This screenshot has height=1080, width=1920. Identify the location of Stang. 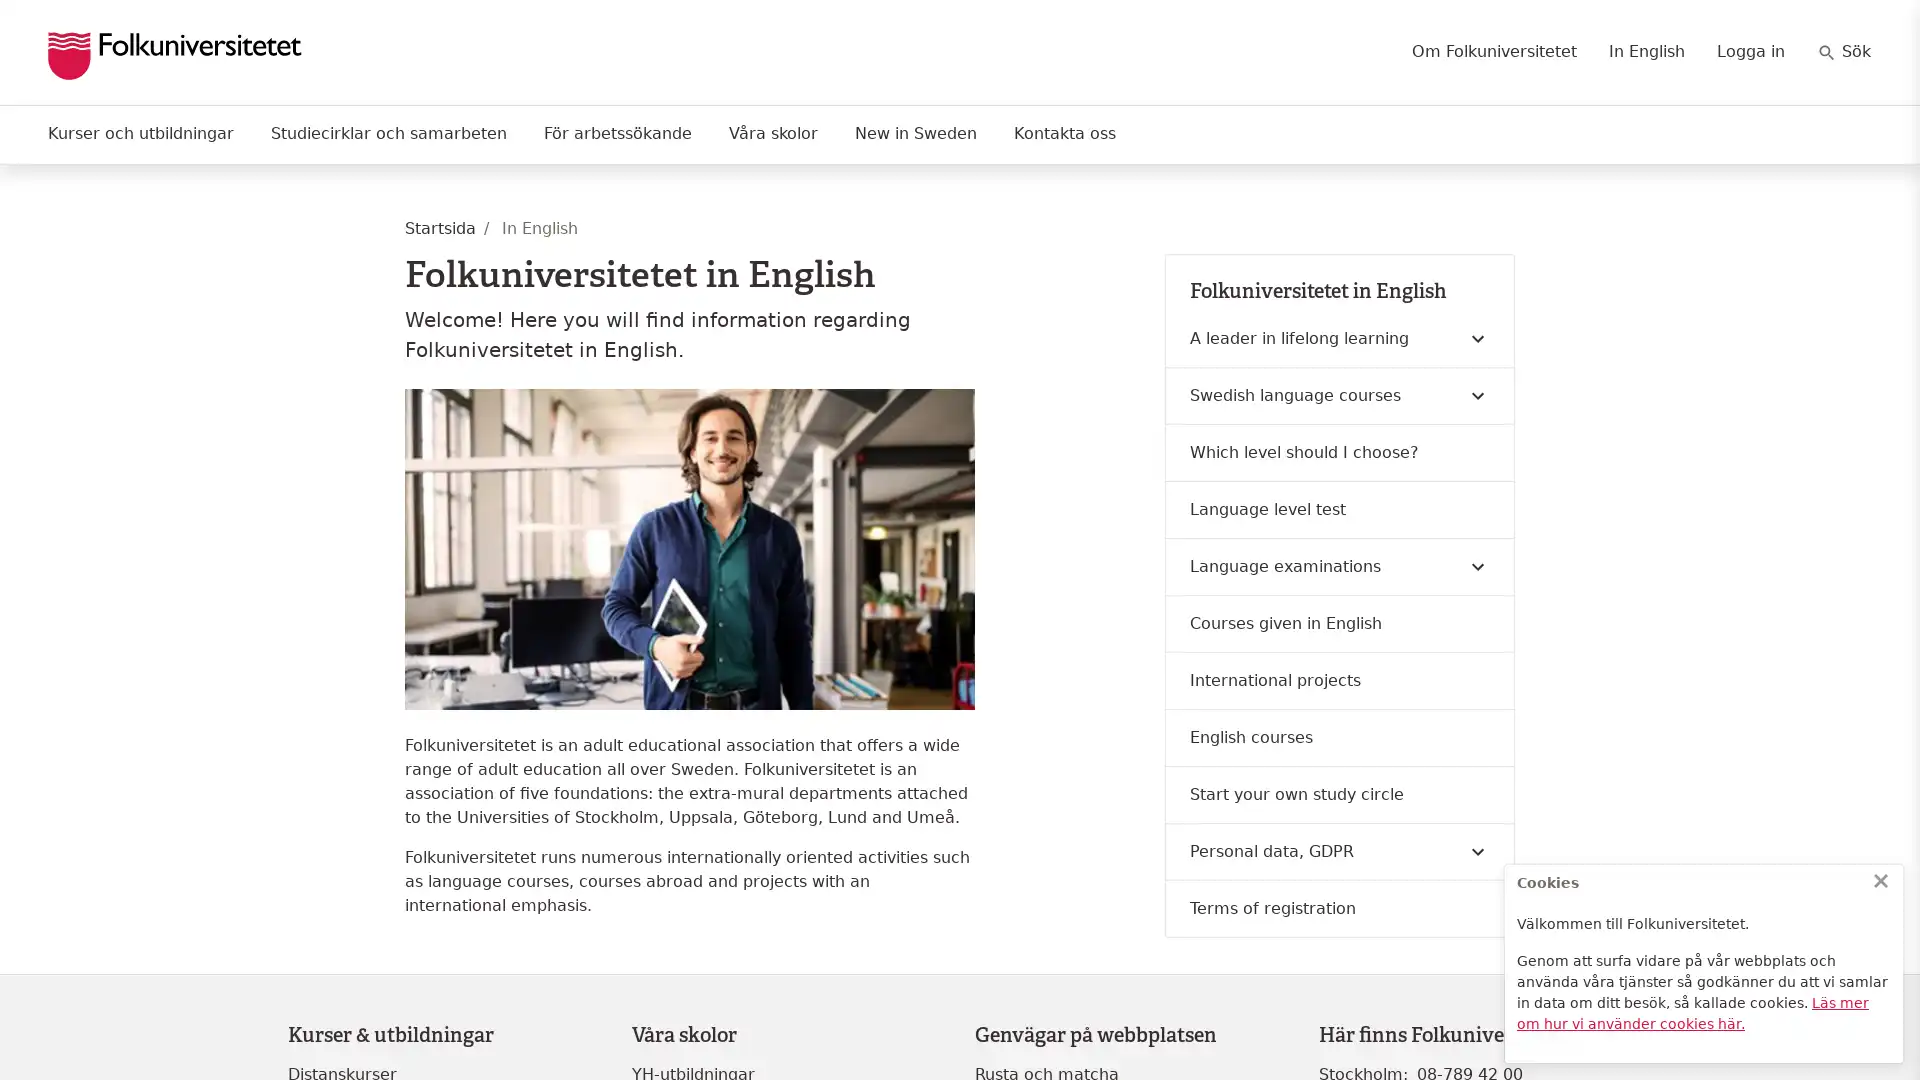
(1880, 879).